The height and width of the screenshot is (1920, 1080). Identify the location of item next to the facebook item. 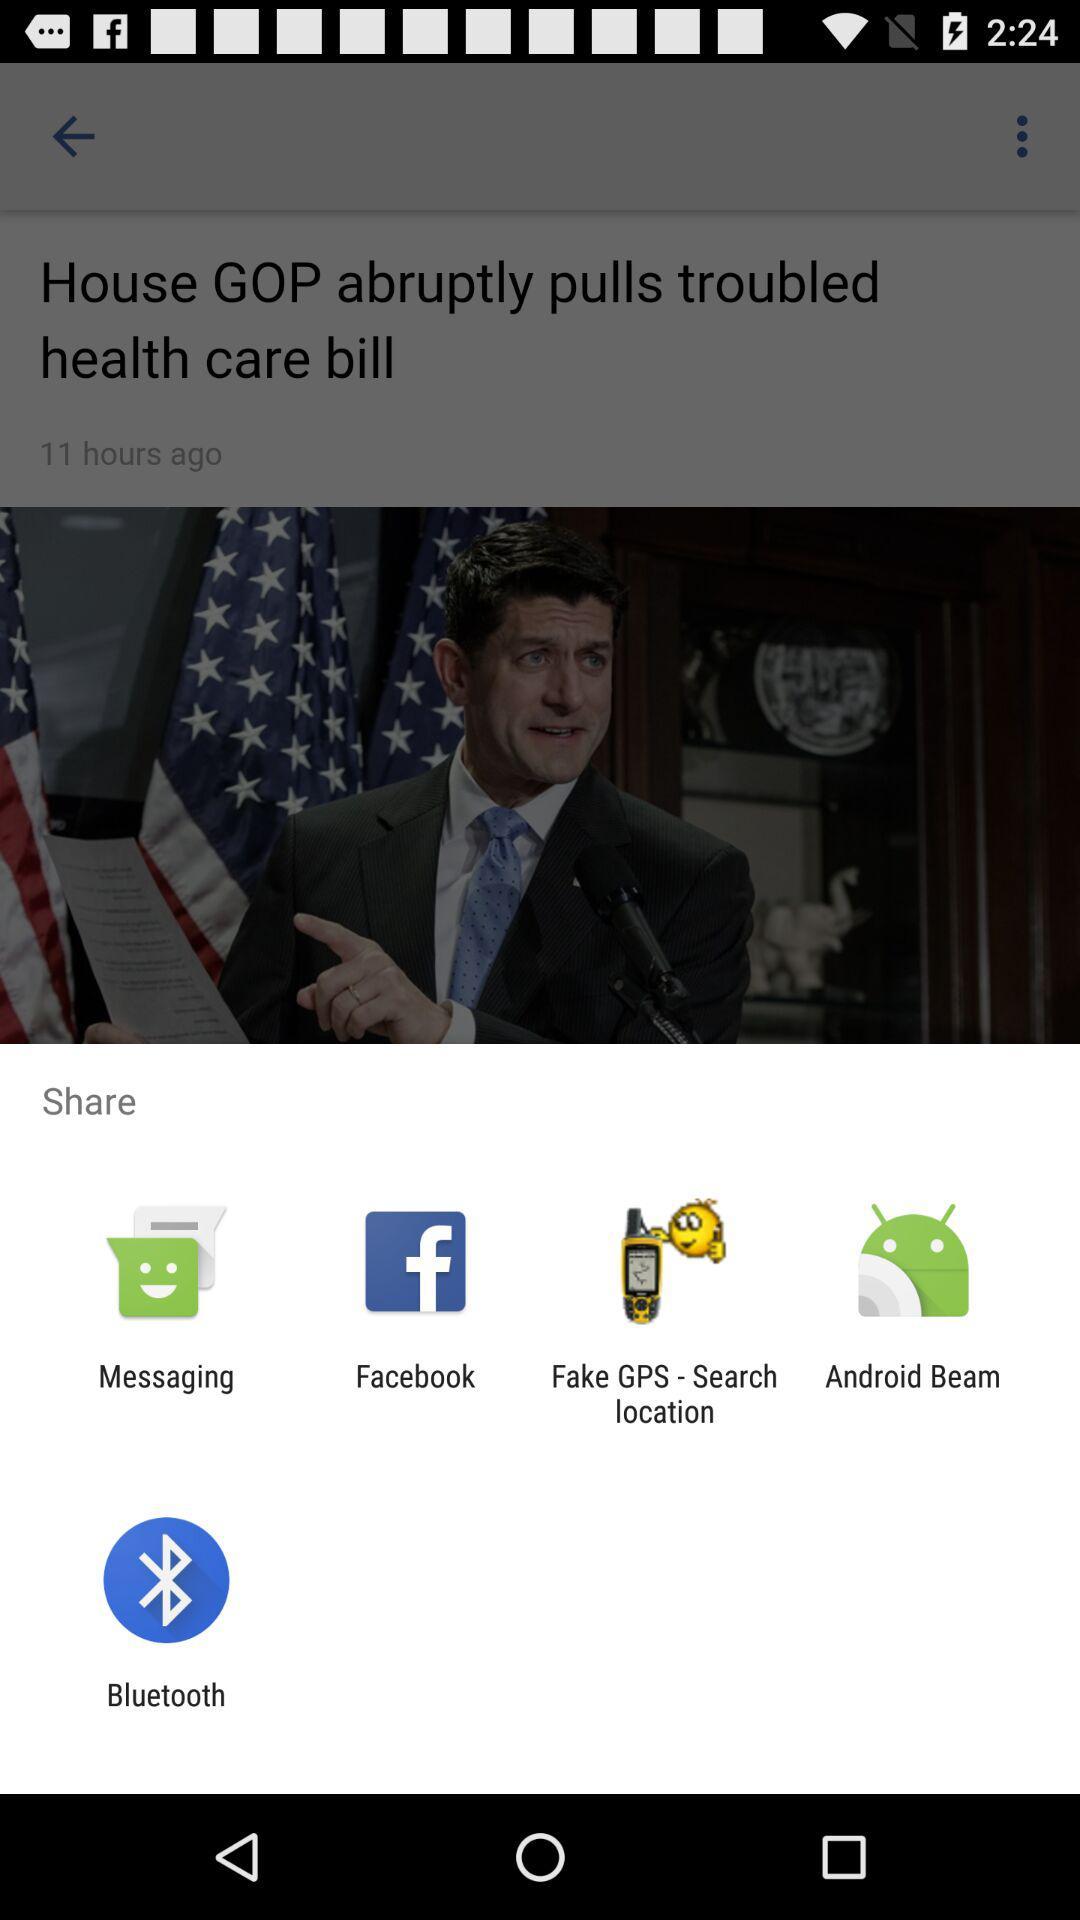
(165, 1392).